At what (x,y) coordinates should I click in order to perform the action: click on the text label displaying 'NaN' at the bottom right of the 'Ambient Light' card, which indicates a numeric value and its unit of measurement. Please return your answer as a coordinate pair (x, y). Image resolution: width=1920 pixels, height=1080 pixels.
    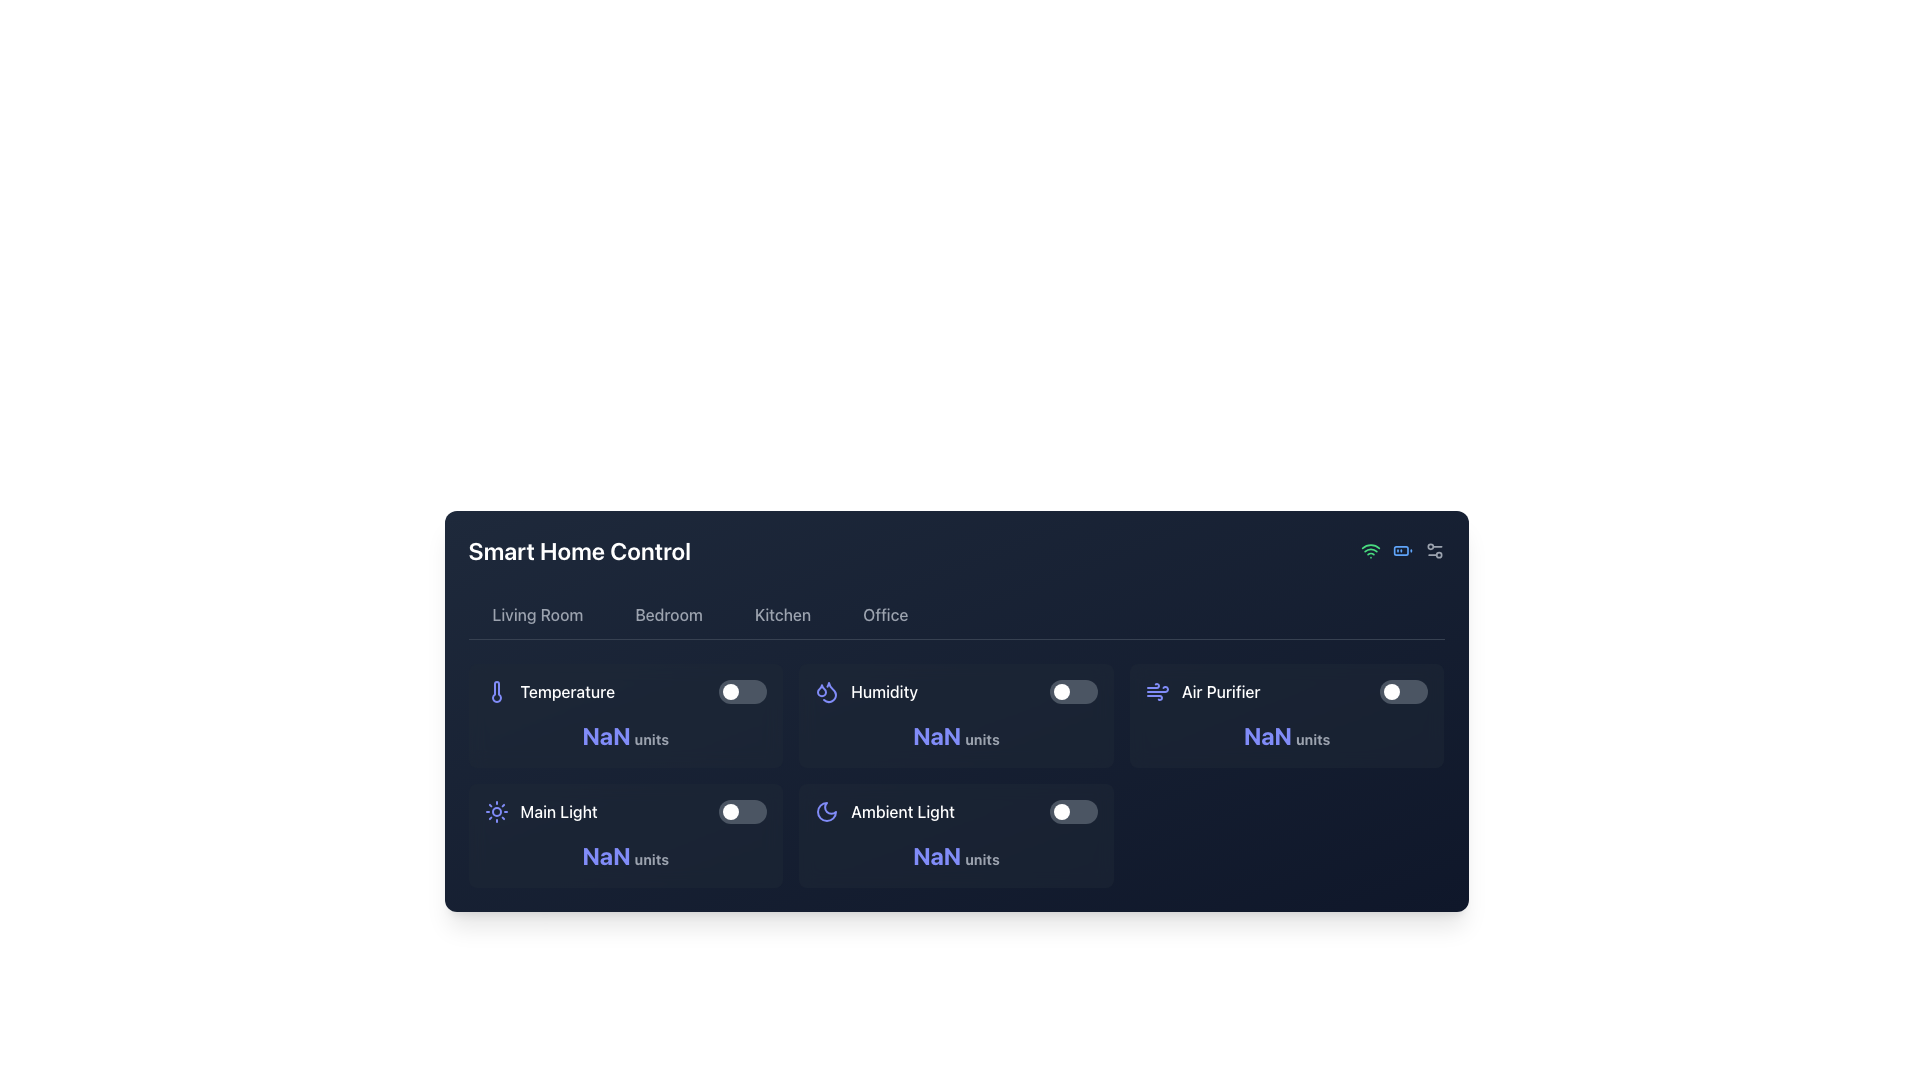
    Looking at the image, I should click on (955, 855).